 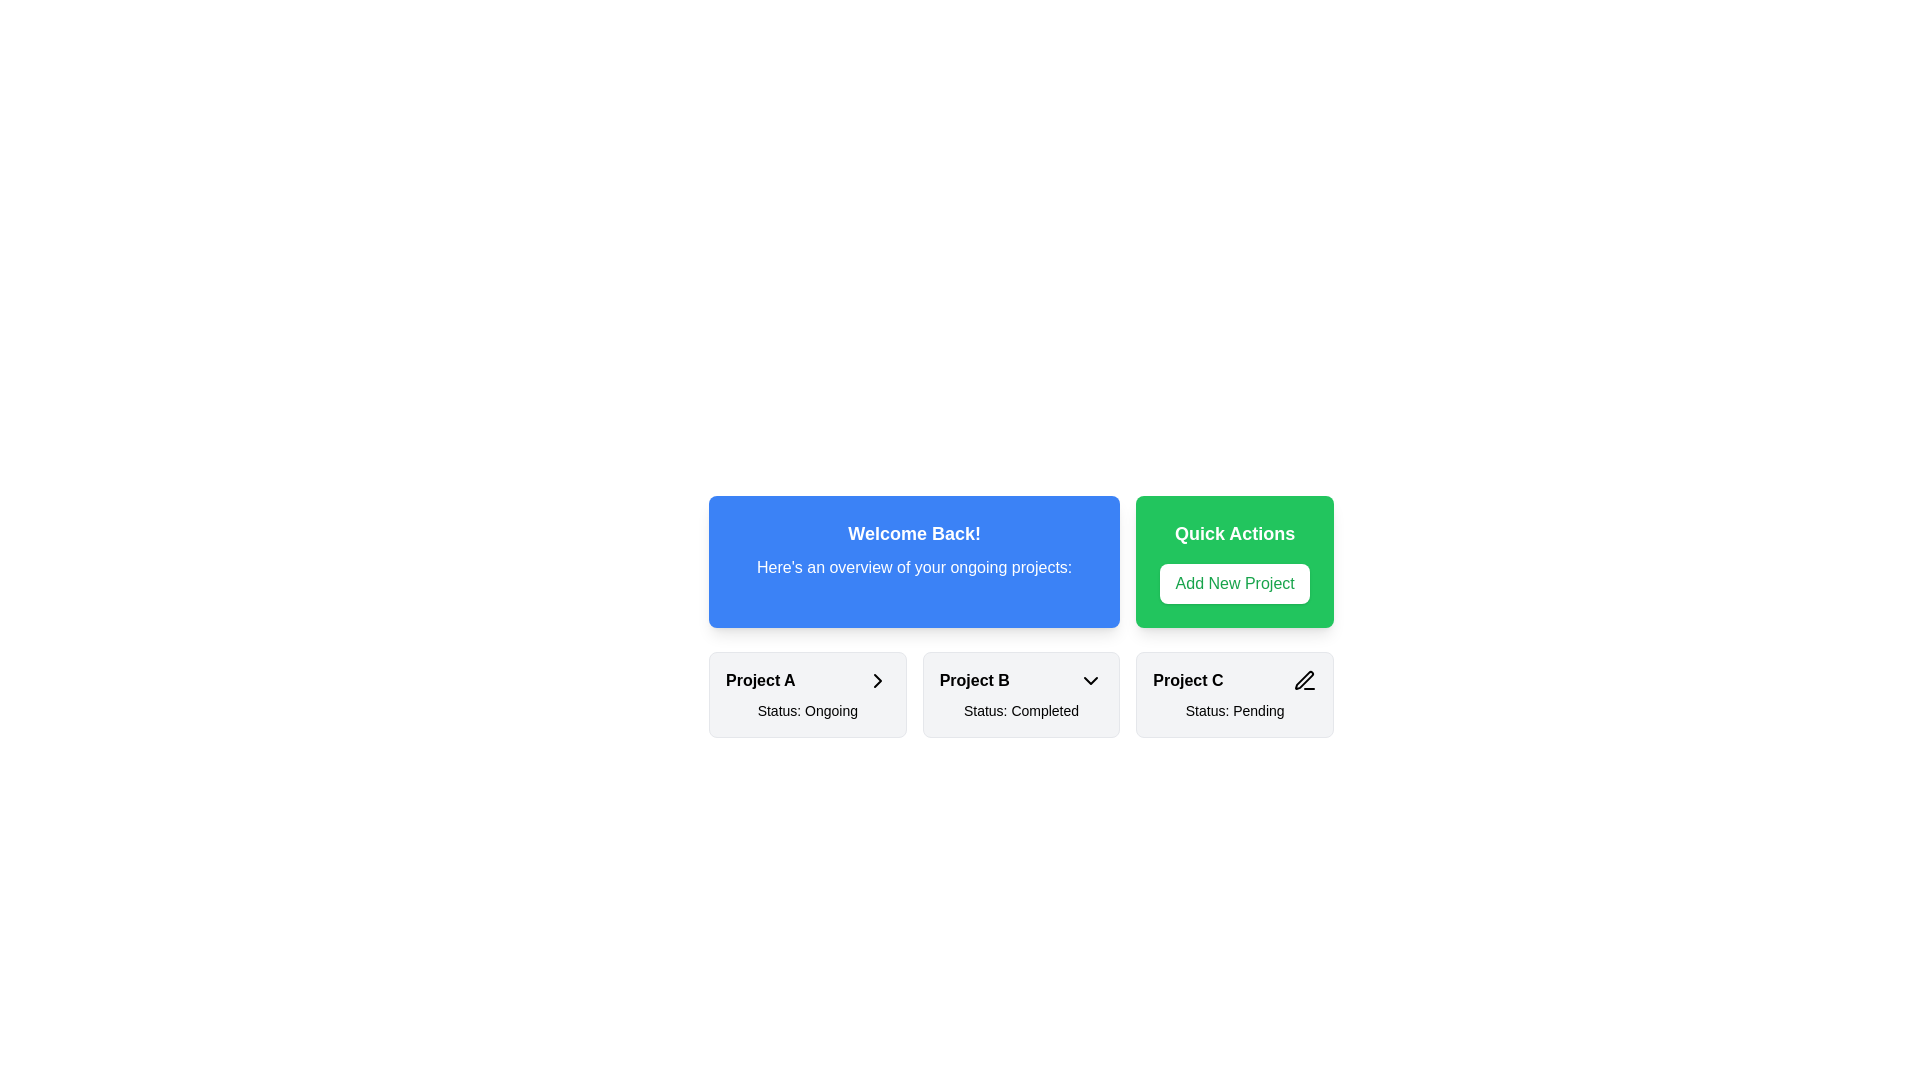 What do you see at coordinates (1305, 680) in the screenshot?
I see `the edit icon resembling a pen and a line, located at the top-right corner of the 'Project C' card` at bounding box center [1305, 680].